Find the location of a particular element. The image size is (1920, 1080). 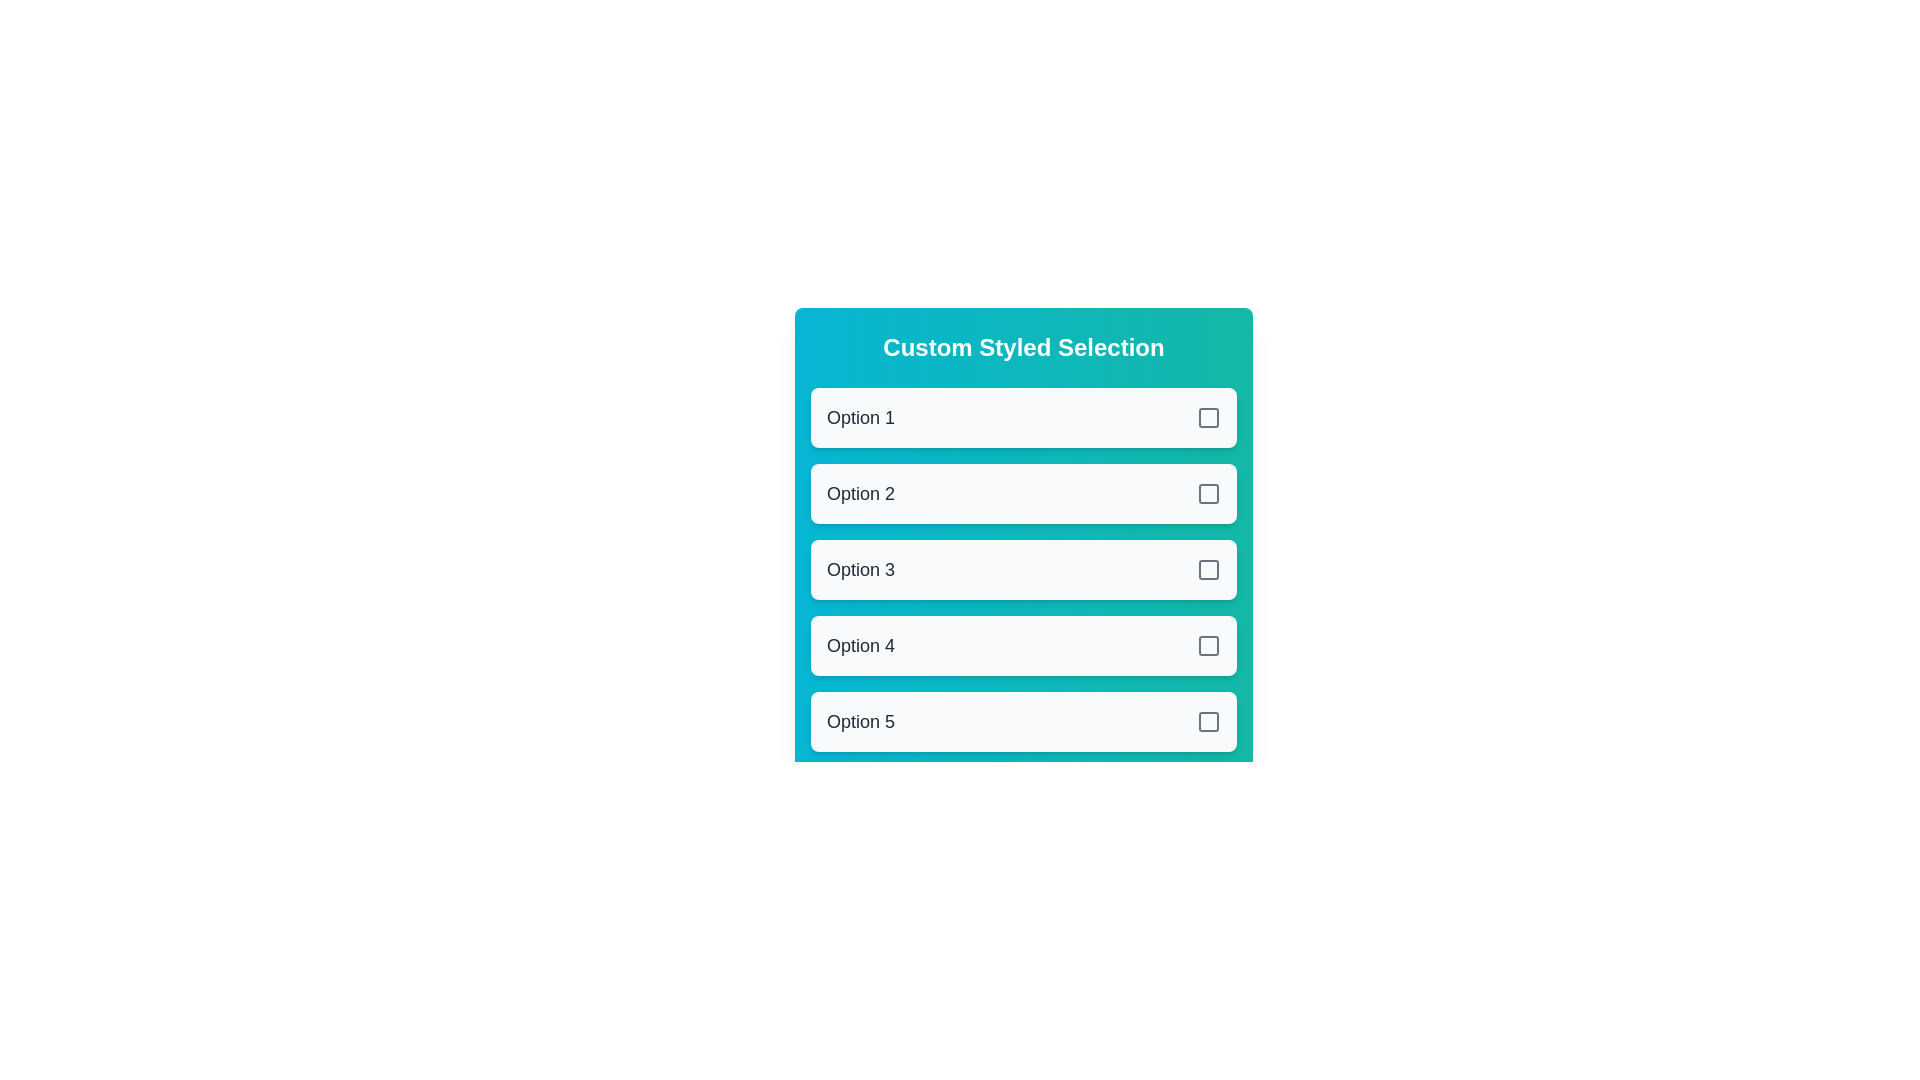

the option 3 from the list is located at coordinates (1023, 570).